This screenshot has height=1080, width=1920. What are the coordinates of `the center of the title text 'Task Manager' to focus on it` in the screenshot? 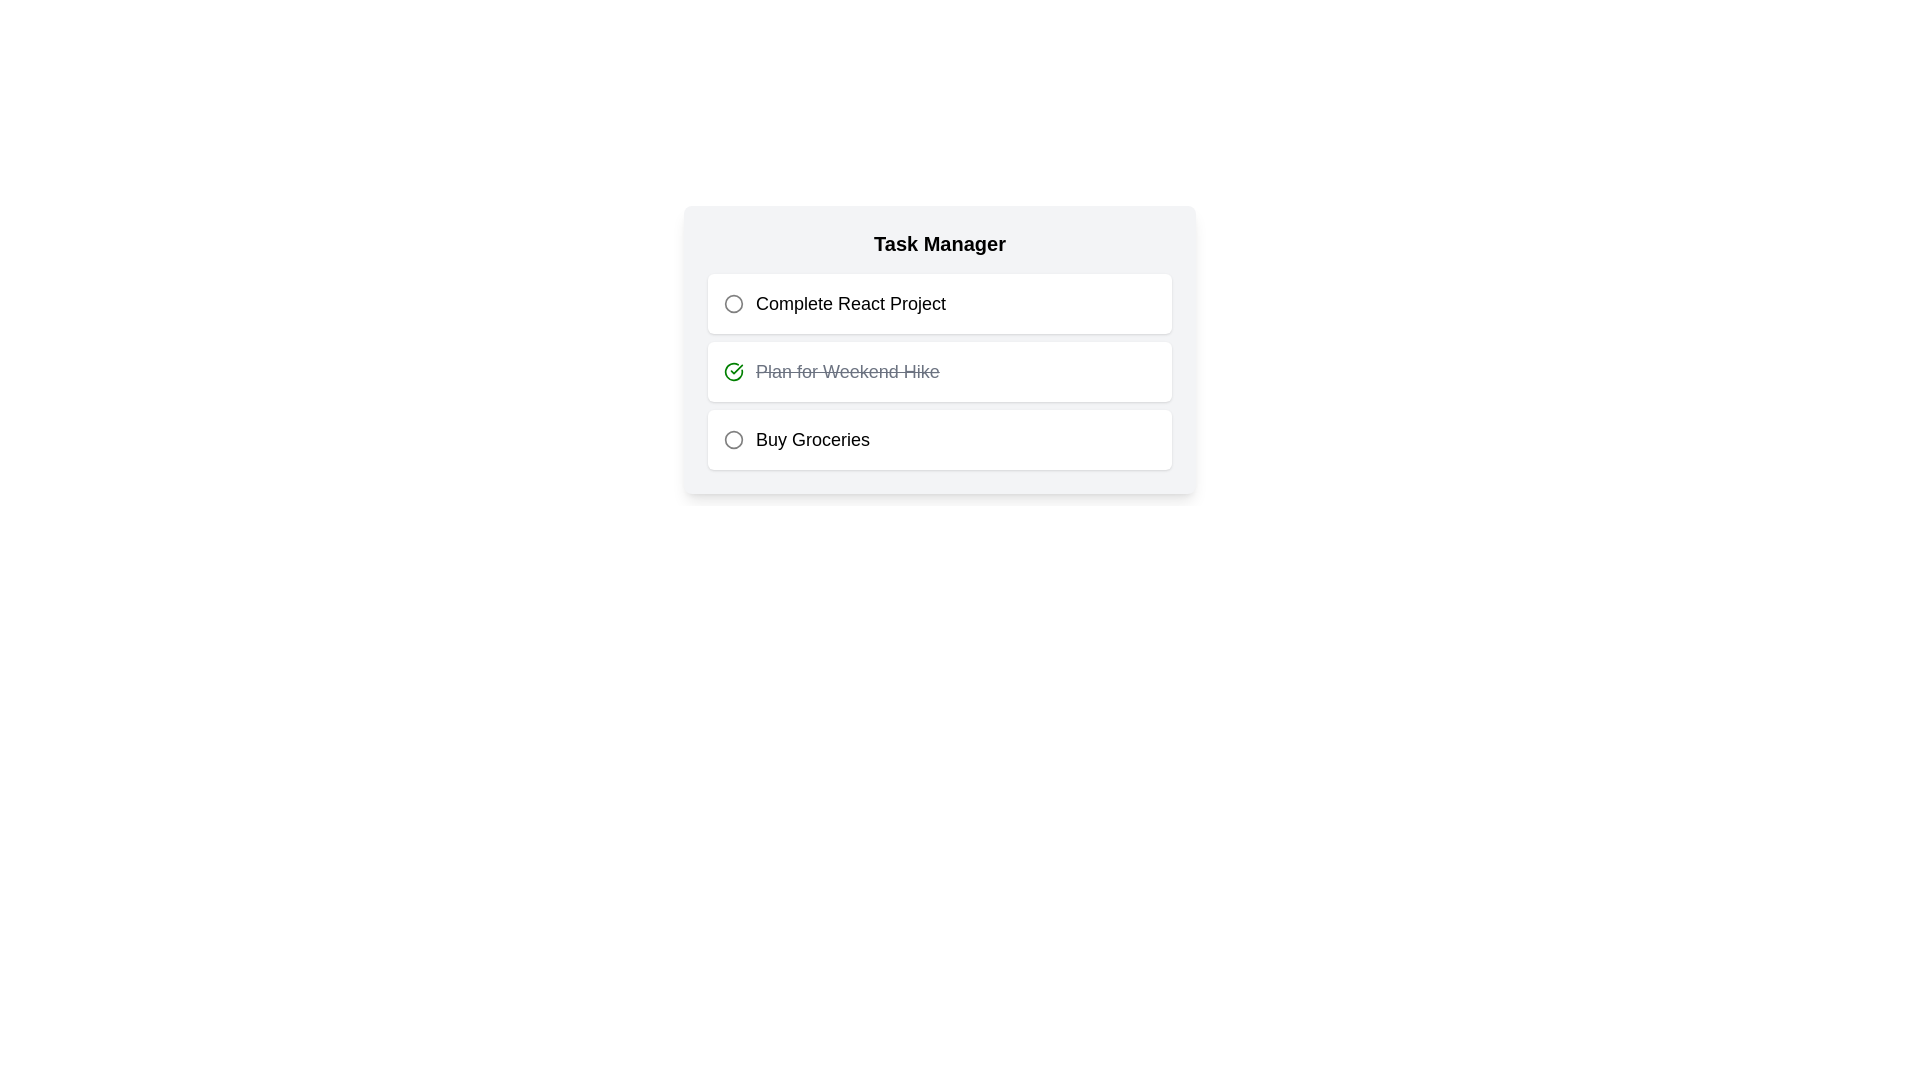 It's located at (939, 242).